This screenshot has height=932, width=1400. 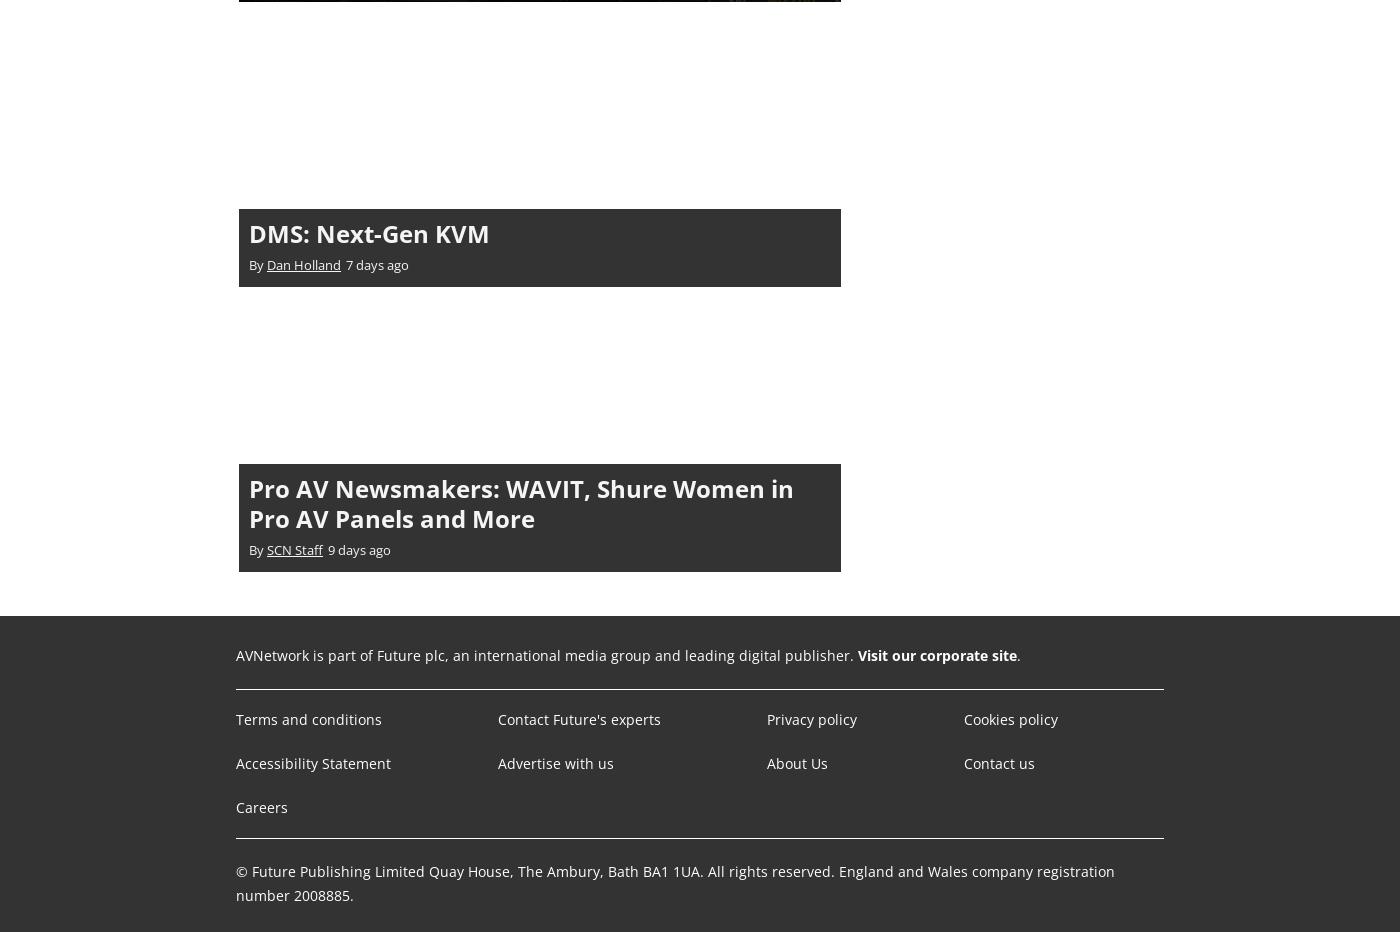 I want to click on 'DMS: Next-Gen KVM', so click(x=369, y=232).